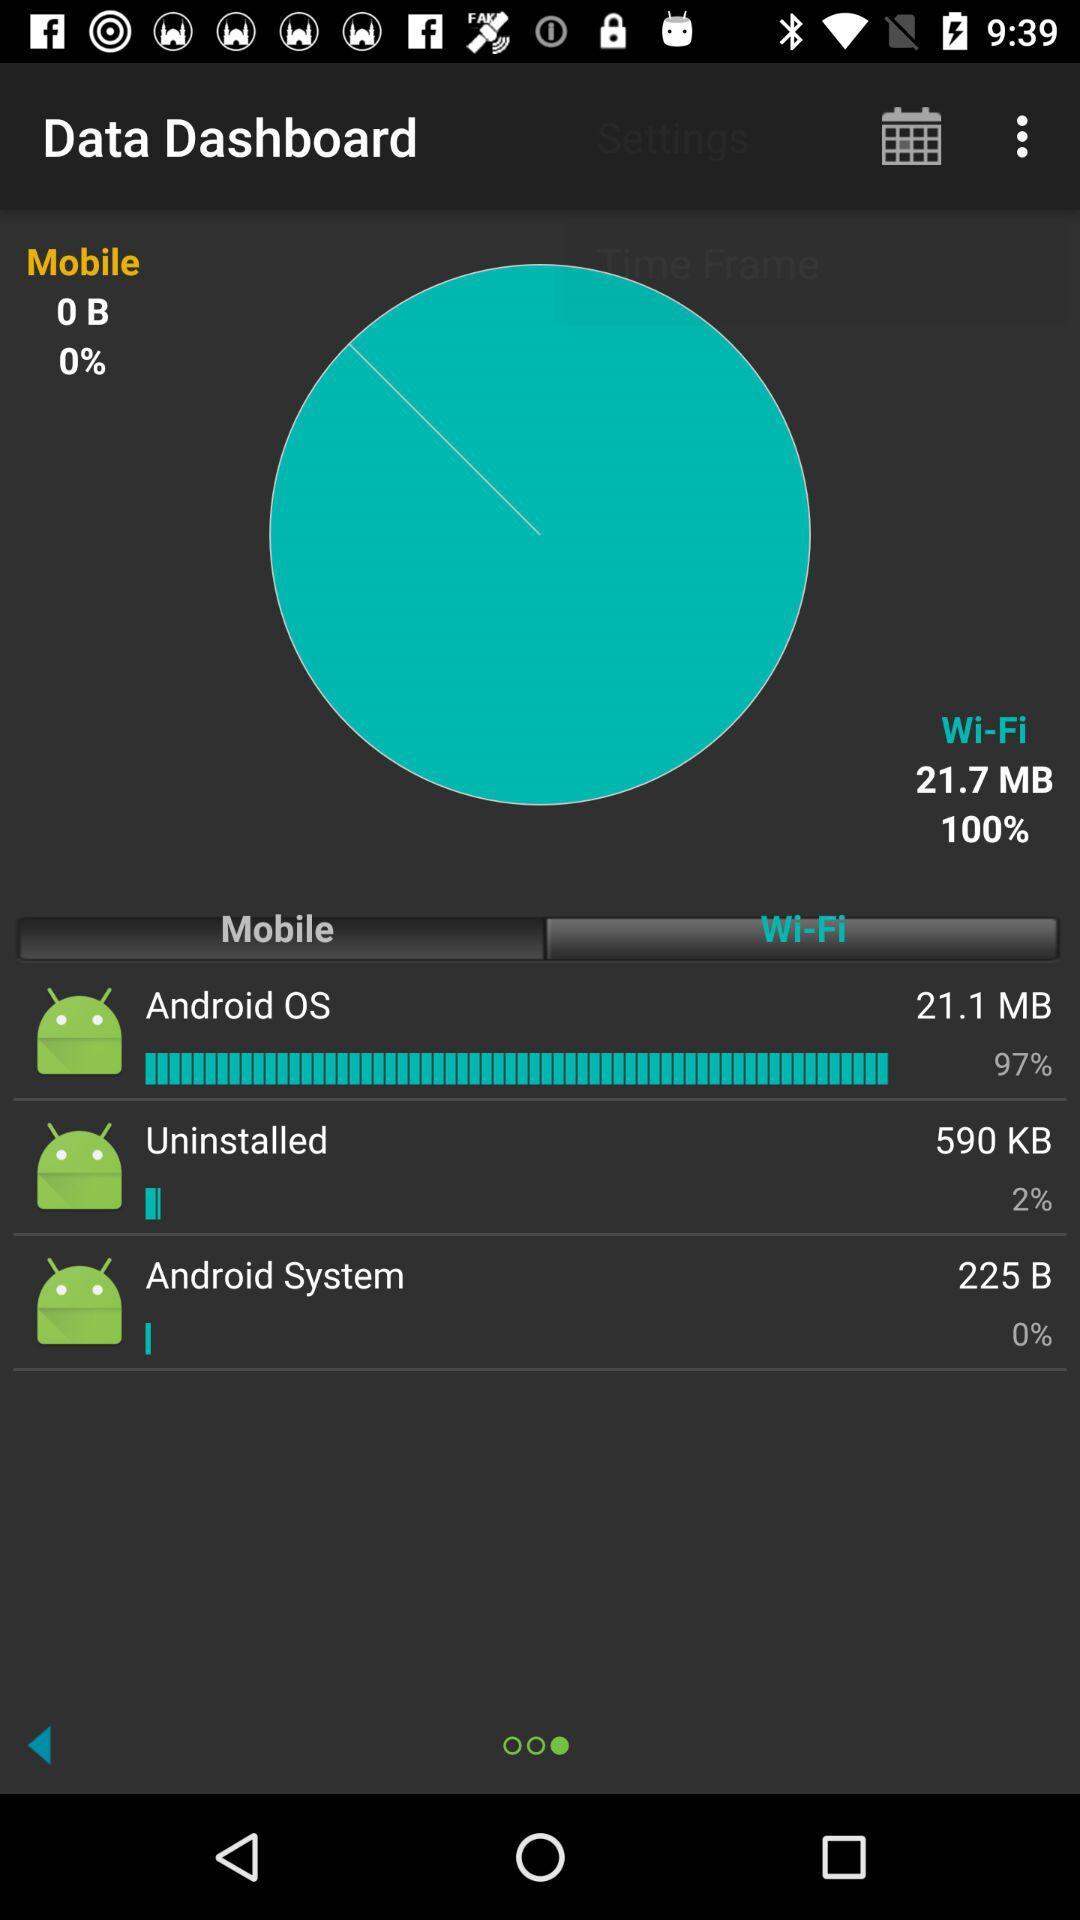  I want to click on the app above 225 b item, so click(1032, 1198).